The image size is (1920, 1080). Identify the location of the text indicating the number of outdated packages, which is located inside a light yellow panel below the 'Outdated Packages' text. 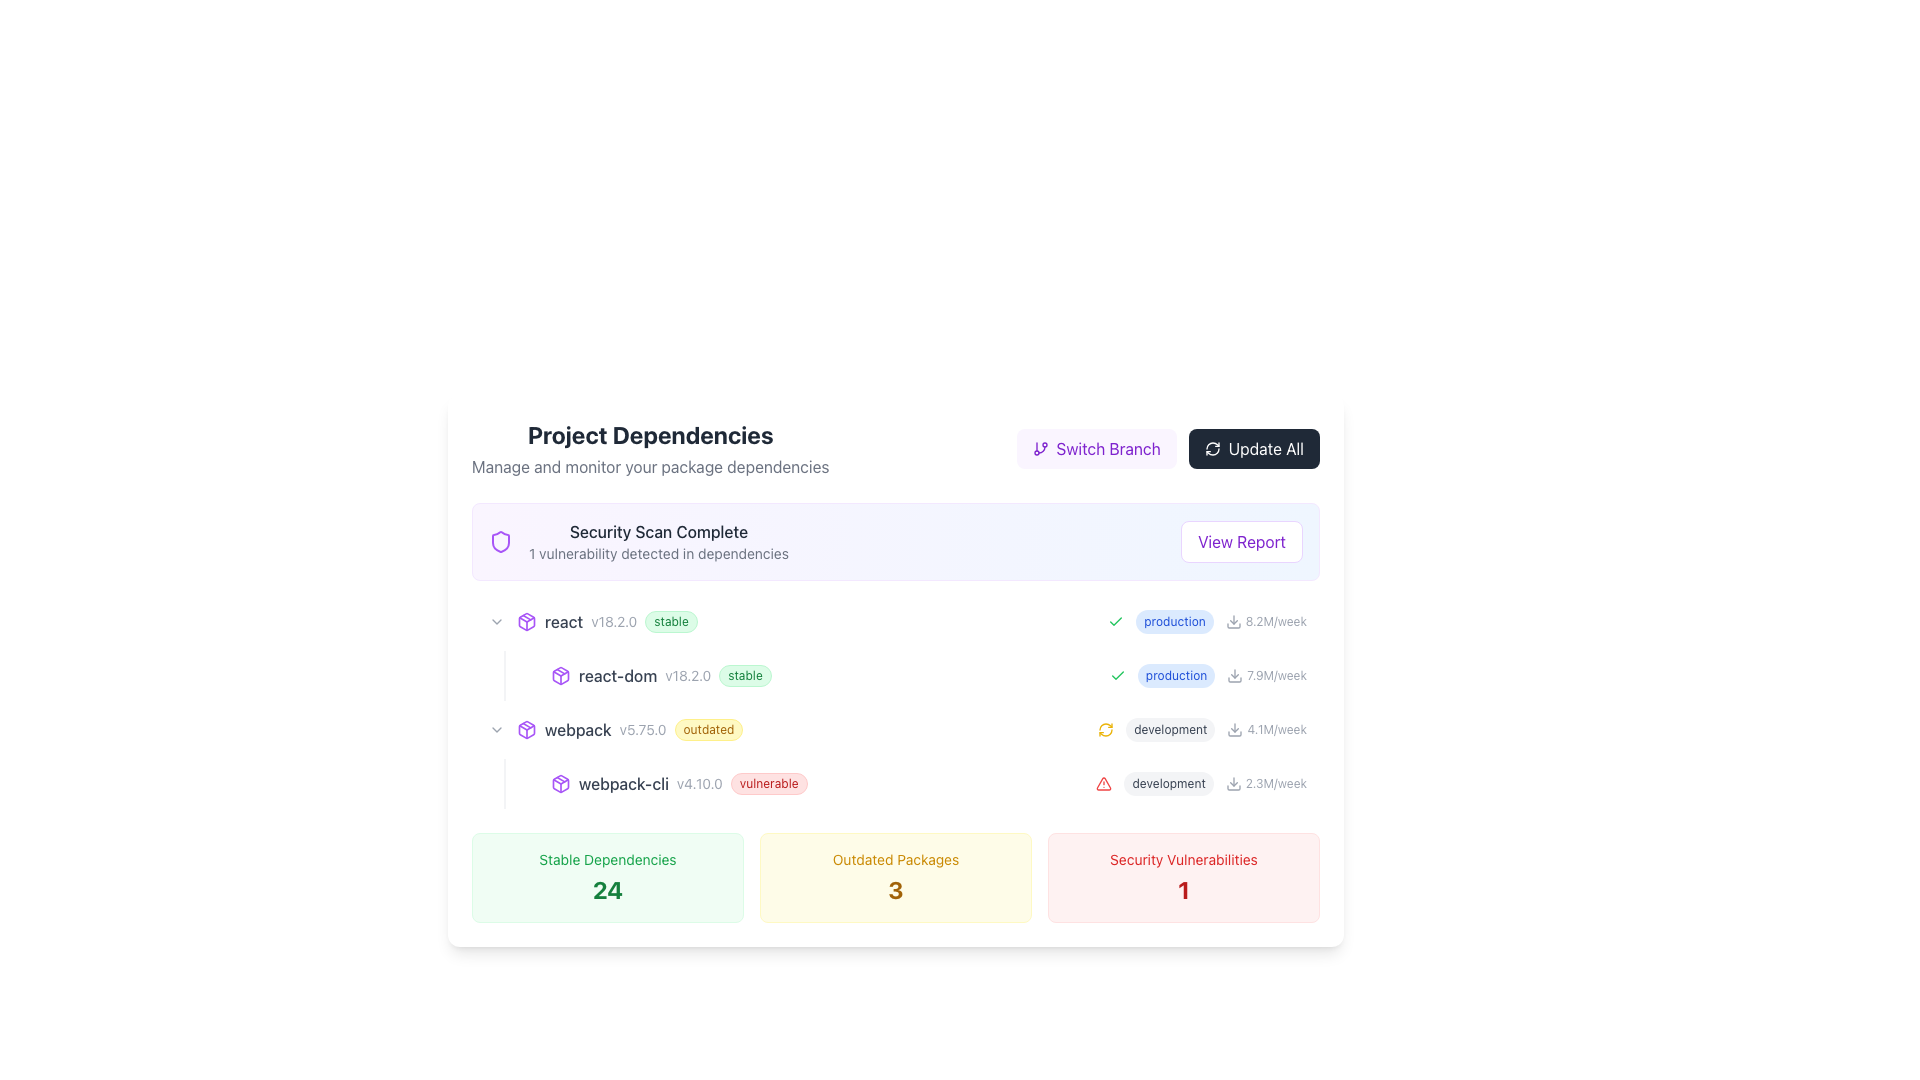
(895, 889).